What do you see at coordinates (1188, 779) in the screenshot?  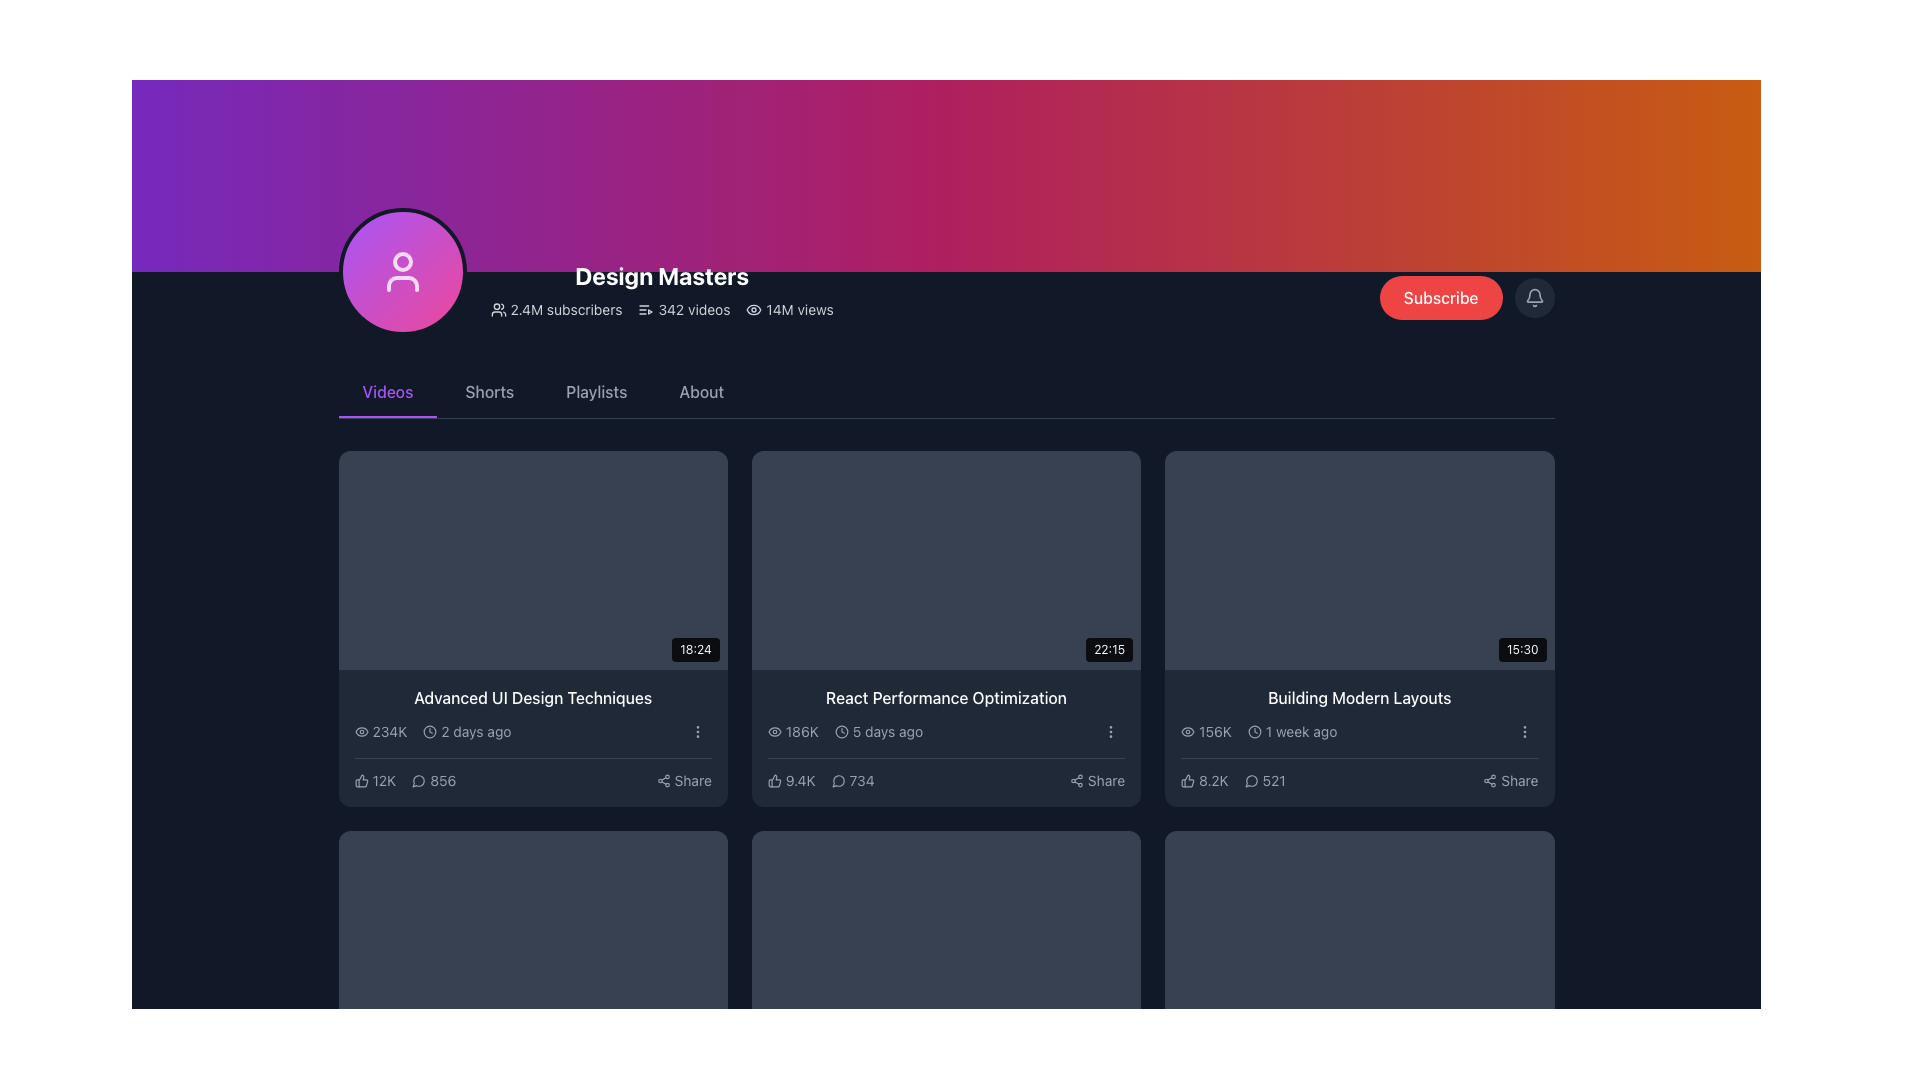 I see `the thumbs-up SVG icon, which is part of a compact layout beneath the video titled 'Building Modern Layouts', located left of the numeric counter displaying '8.2K'` at bounding box center [1188, 779].